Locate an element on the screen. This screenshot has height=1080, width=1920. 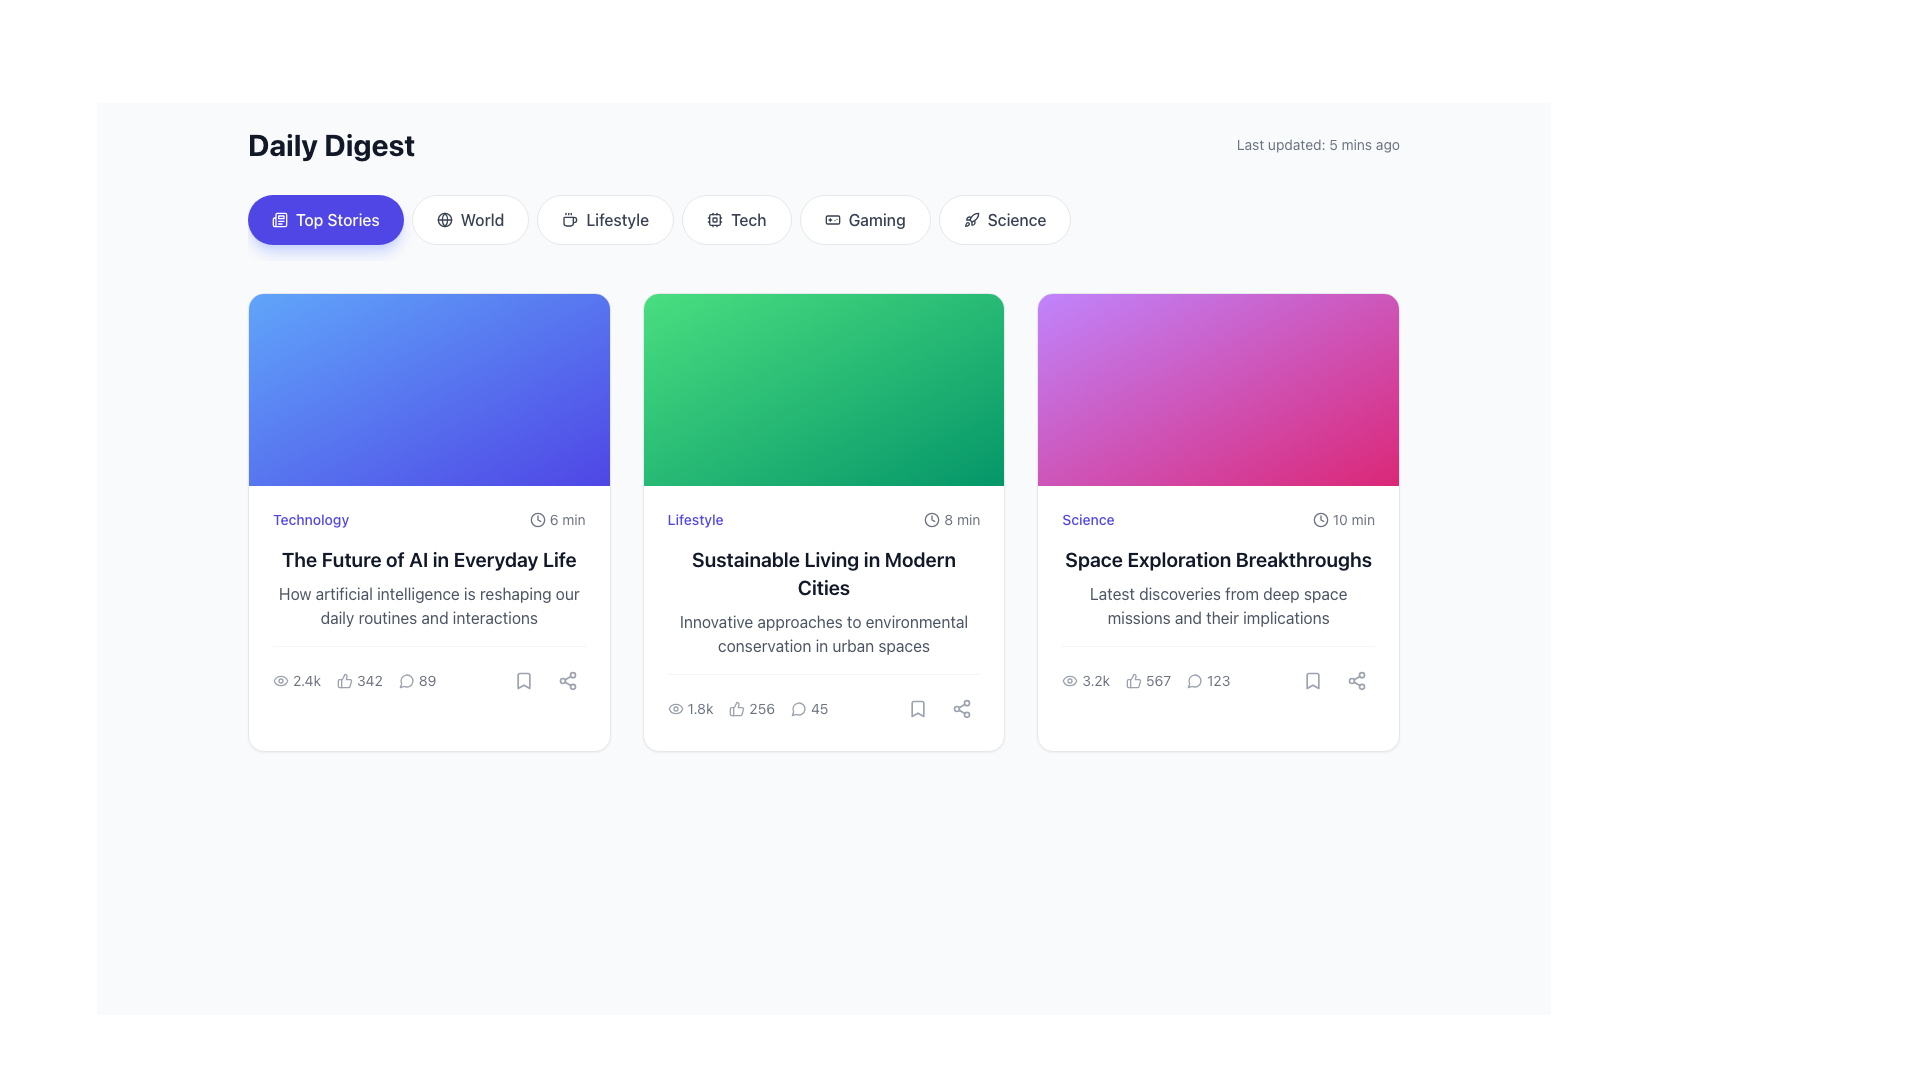
the speech bubble icon representing the comment count located to the left of the text '89' at the bottom of the first article card is located at coordinates (405, 680).